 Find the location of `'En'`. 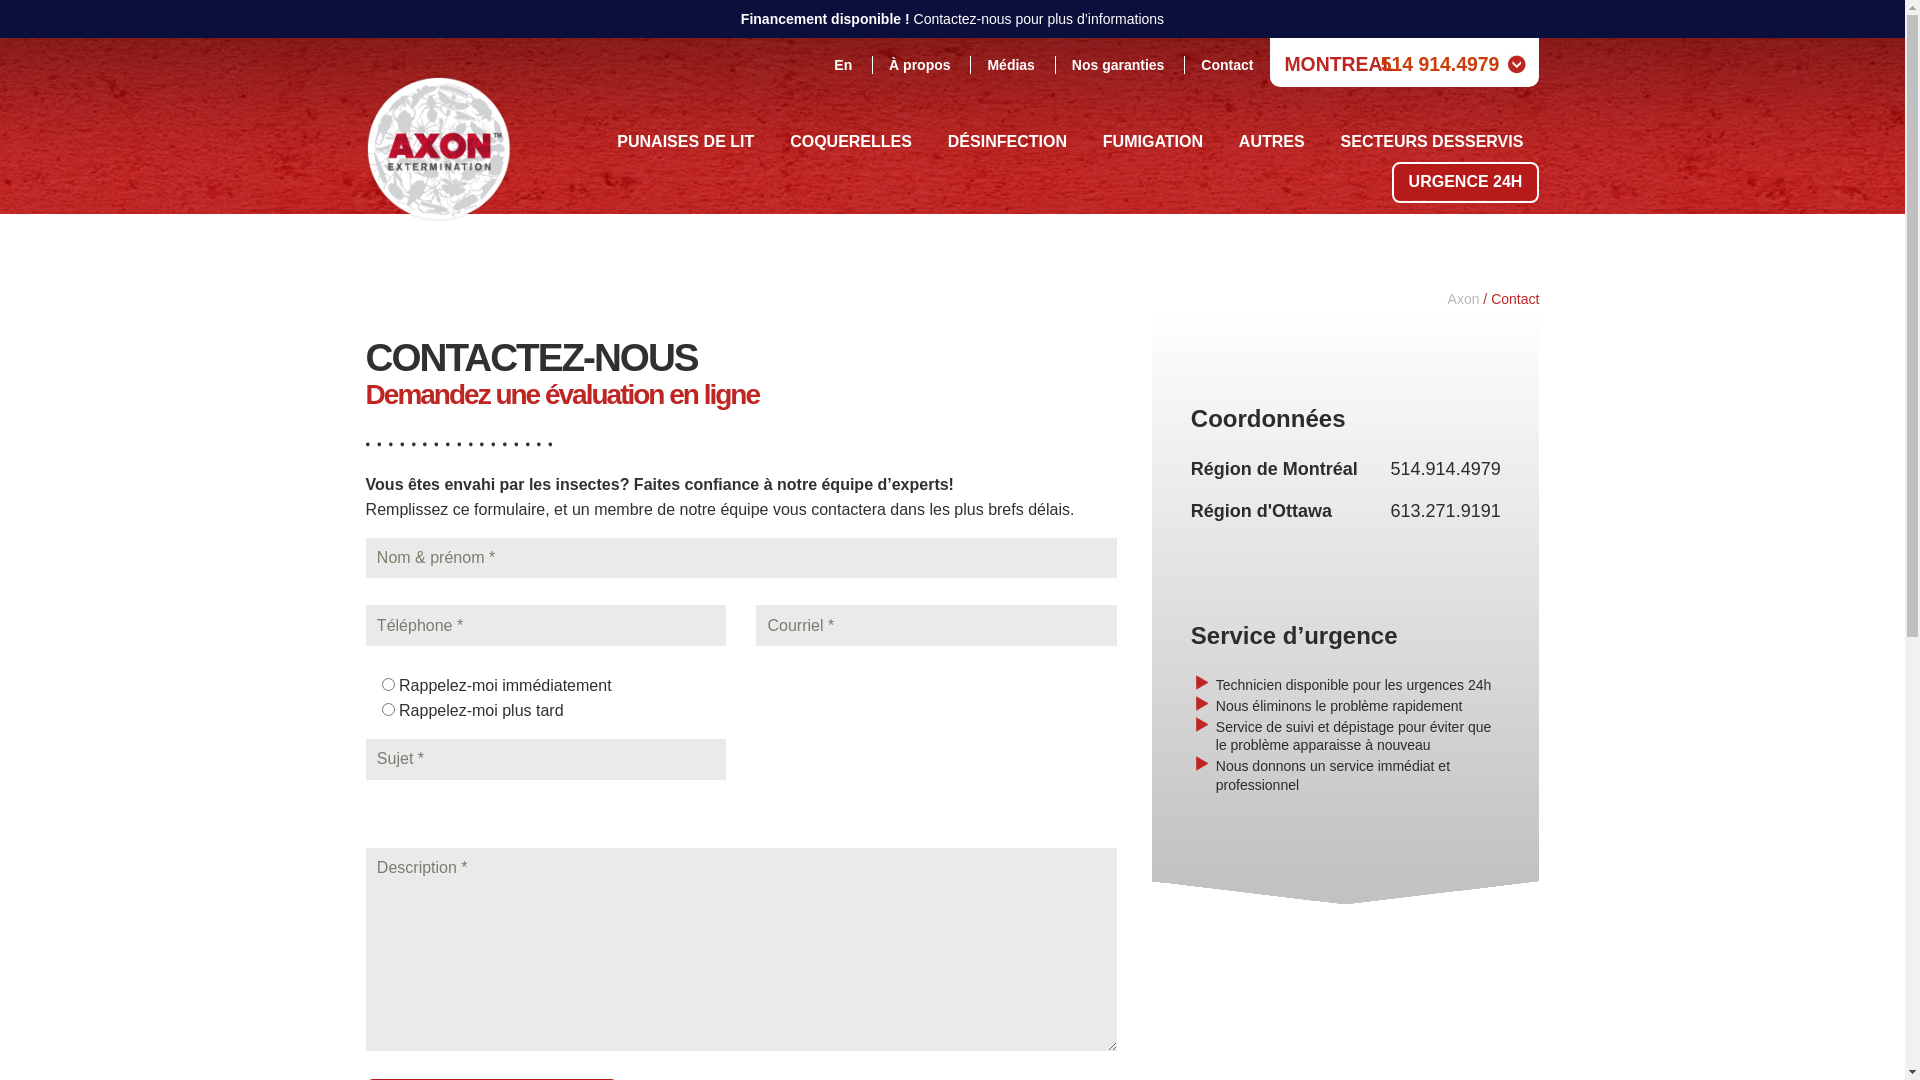

'En' is located at coordinates (843, 64).